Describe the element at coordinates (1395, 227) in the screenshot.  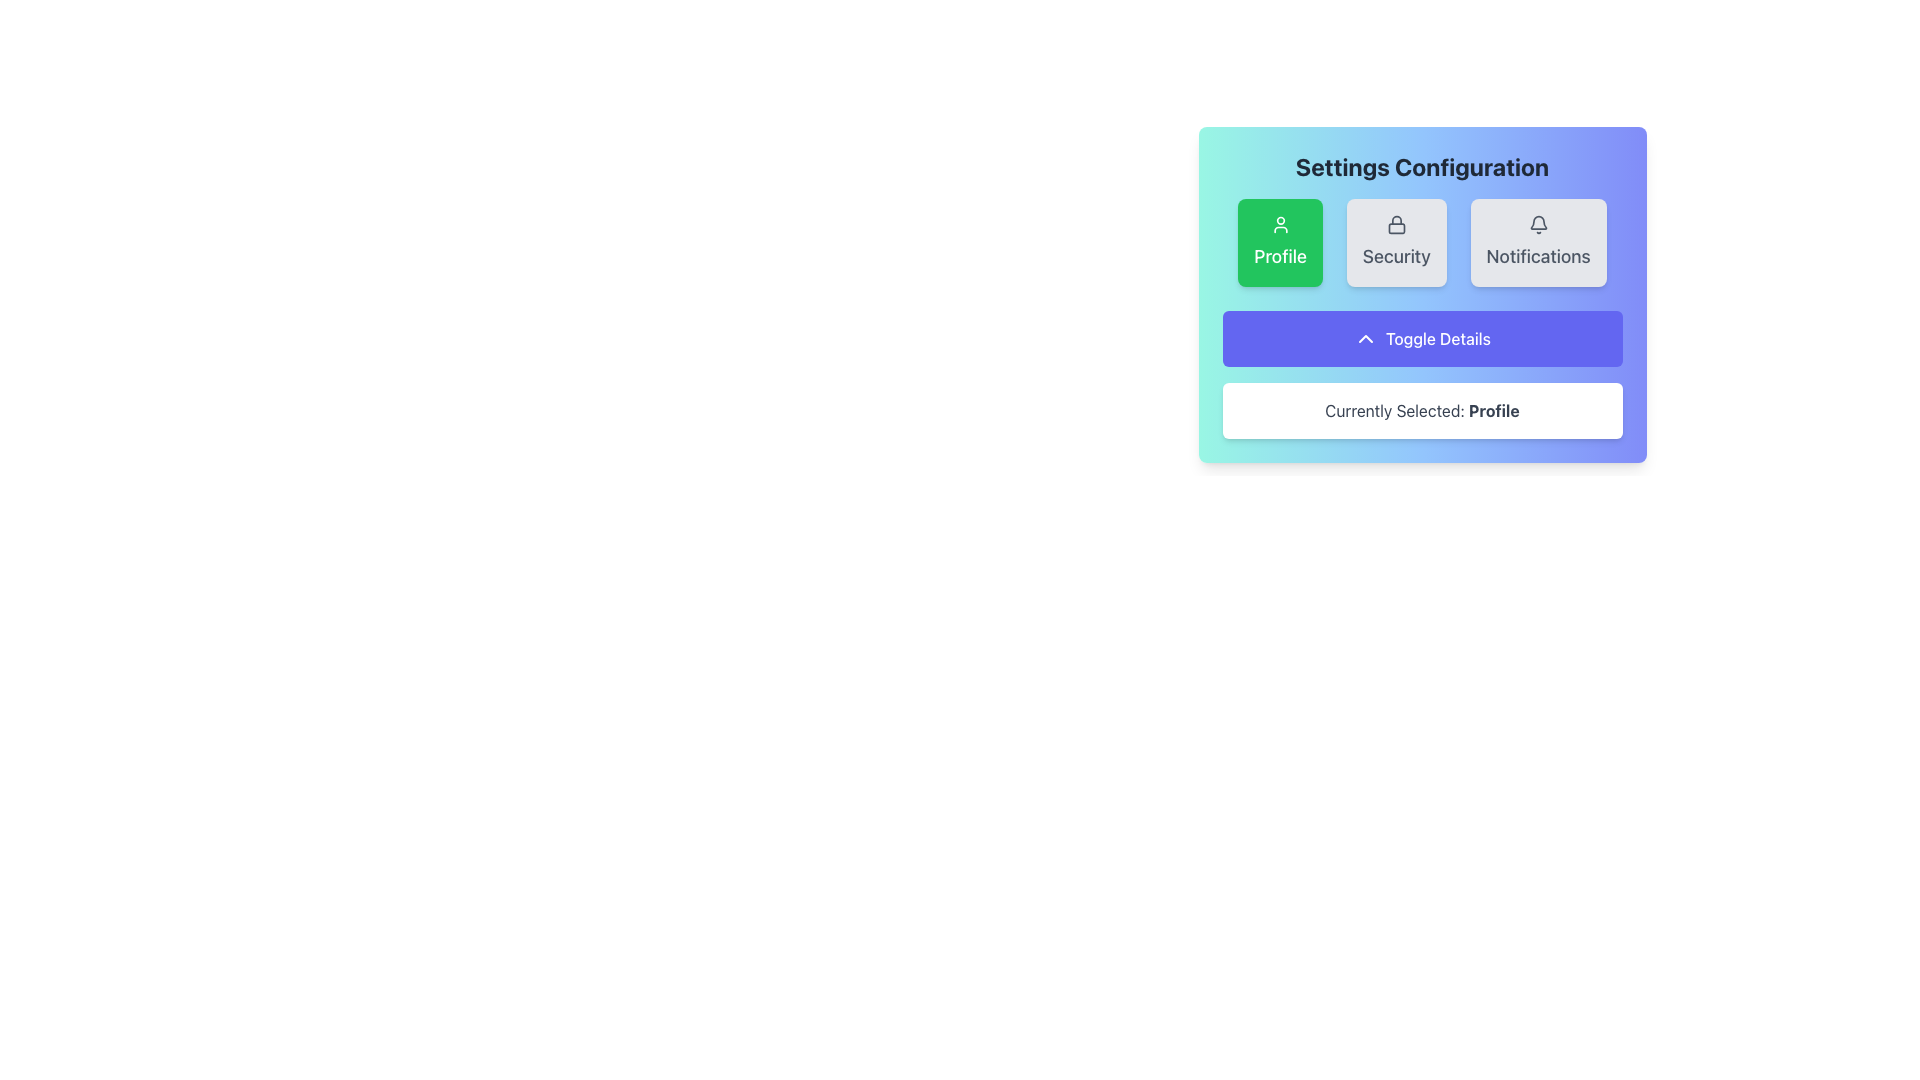
I see `the decorative component of the padlock icon, which is located inside the 'Security' button and positioned below the shackle element` at that location.